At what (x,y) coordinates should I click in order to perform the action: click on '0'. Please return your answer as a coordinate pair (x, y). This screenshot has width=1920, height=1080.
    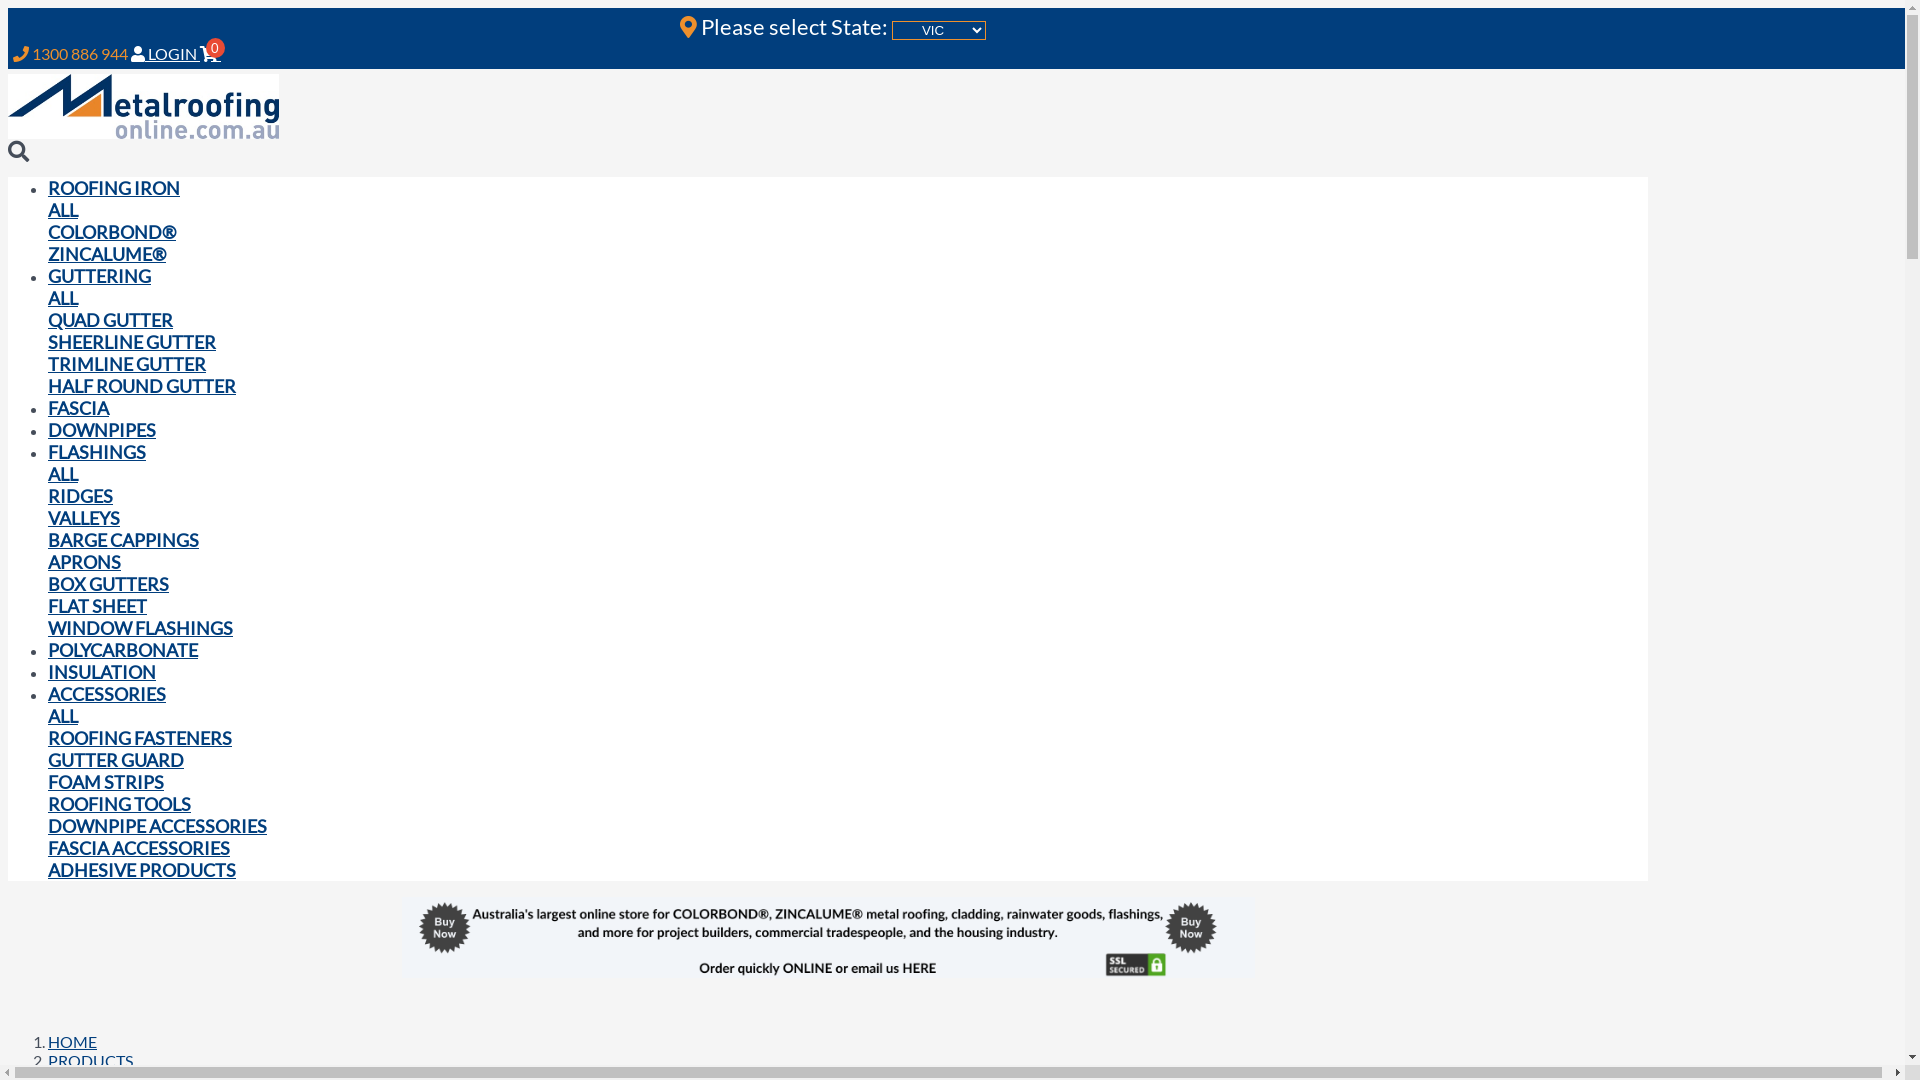
    Looking at the image, I should click on (212, 52).